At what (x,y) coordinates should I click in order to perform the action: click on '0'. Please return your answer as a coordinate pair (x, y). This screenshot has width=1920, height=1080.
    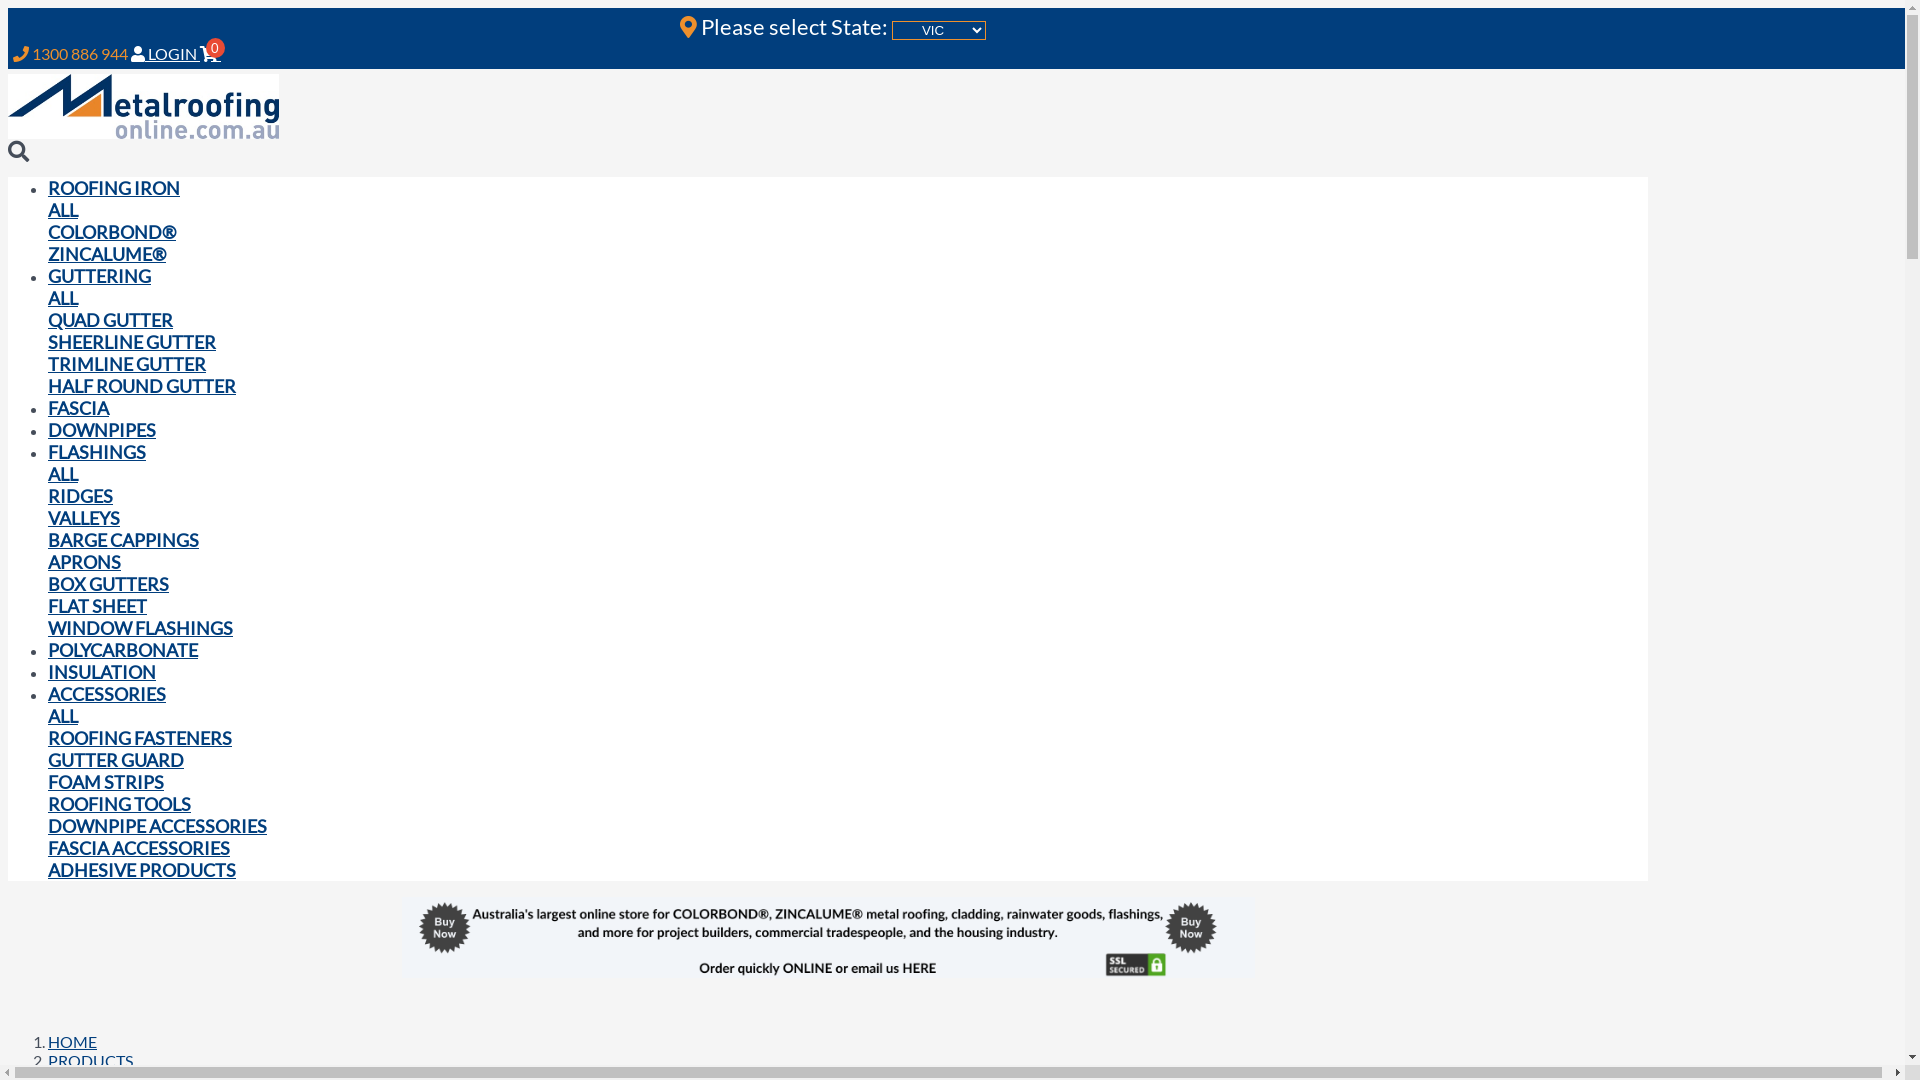
    Looking at the image, I should click on (212, 52).